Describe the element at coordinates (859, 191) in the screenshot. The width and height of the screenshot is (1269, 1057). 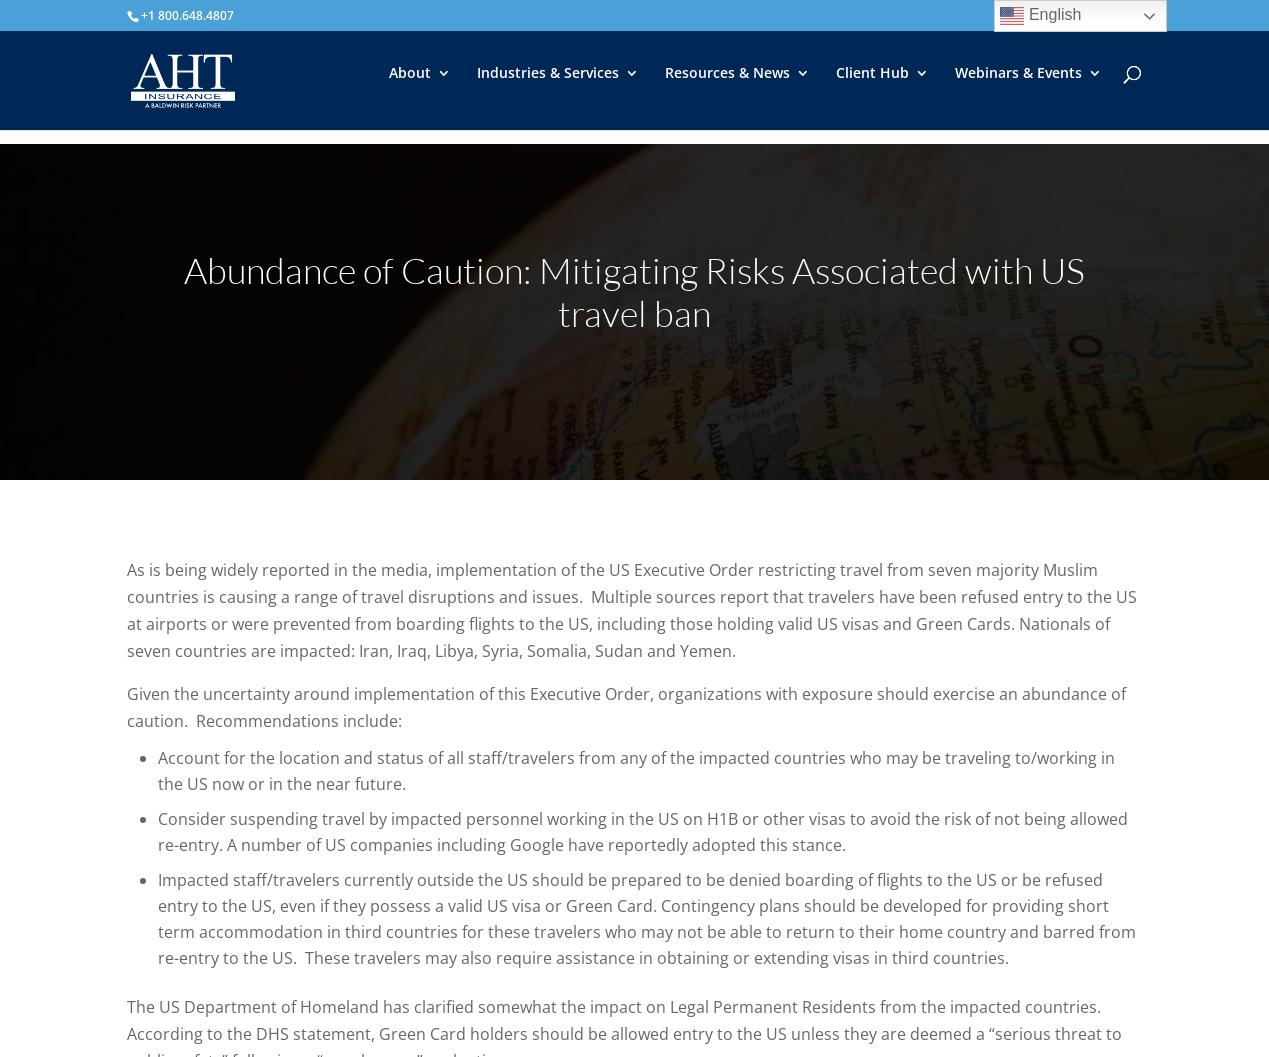
I see `'Partnerships'` at that location.